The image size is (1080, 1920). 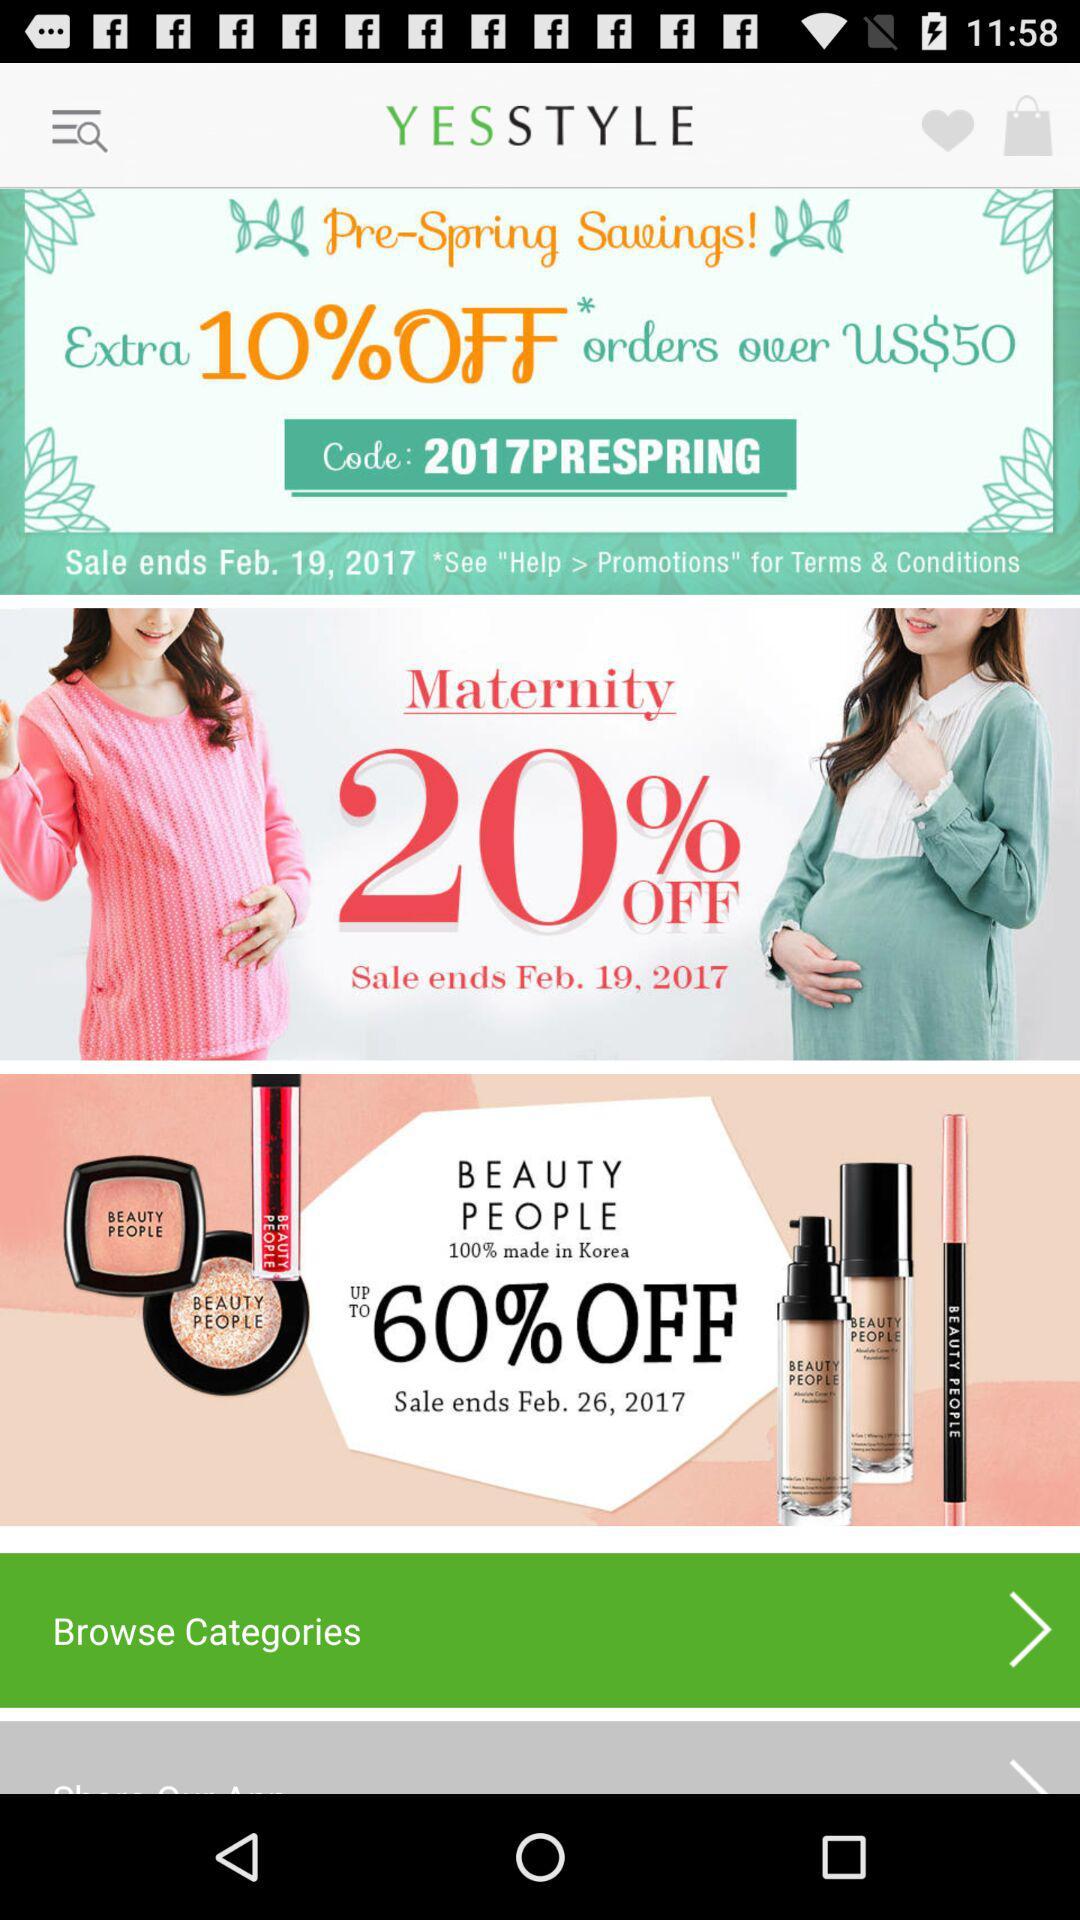 I want to click on menu options, so click(x=80, y=131).